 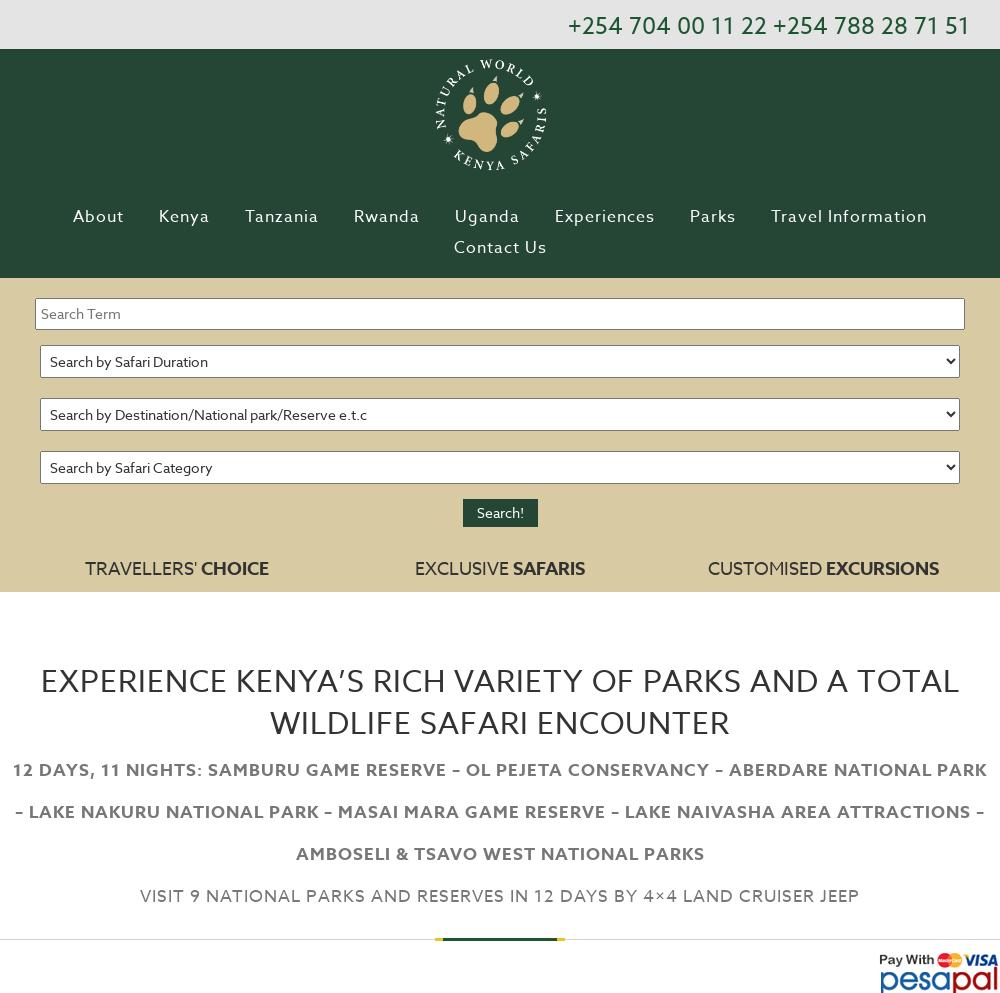 What do you see at coordinates (387, 215) in the screenshot?
I see `'Rwanda'` at bounding box center [387, 215].